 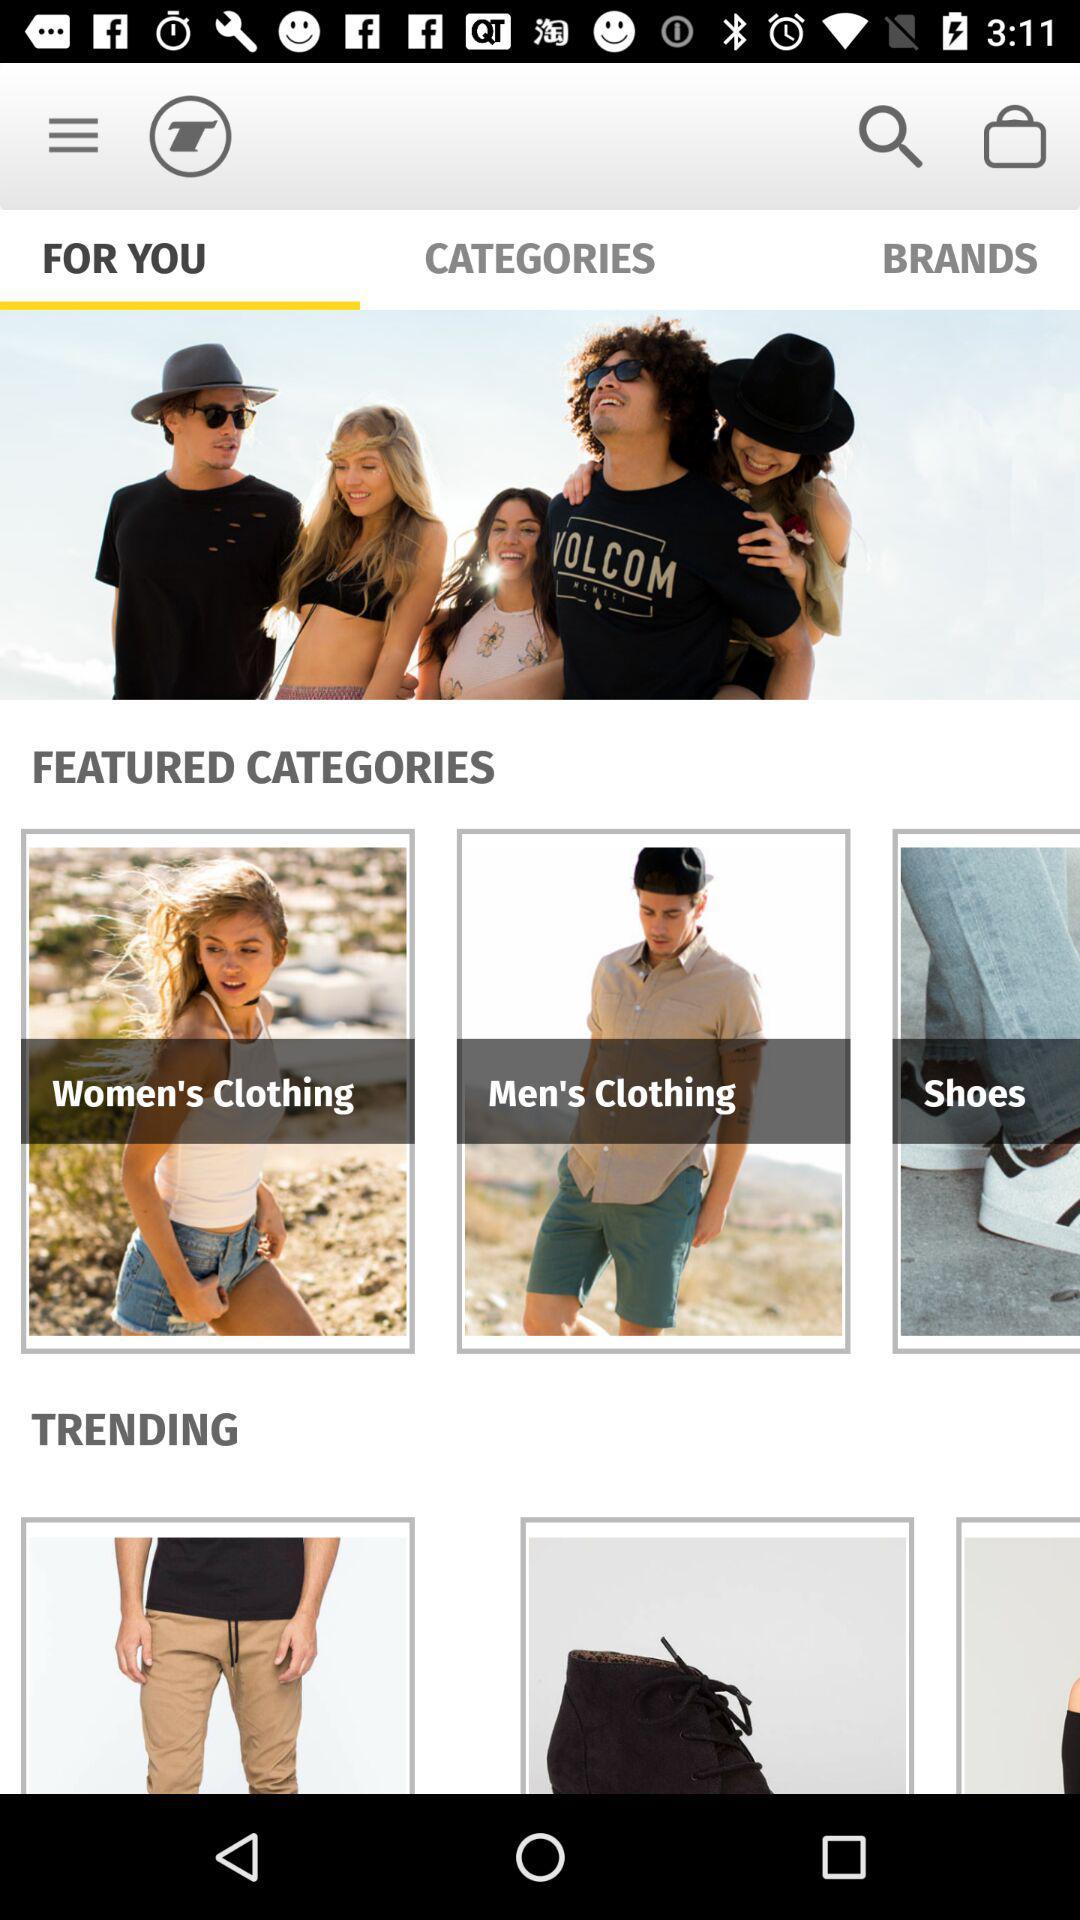 I want to click on the for you, so click(x=124, y=254).